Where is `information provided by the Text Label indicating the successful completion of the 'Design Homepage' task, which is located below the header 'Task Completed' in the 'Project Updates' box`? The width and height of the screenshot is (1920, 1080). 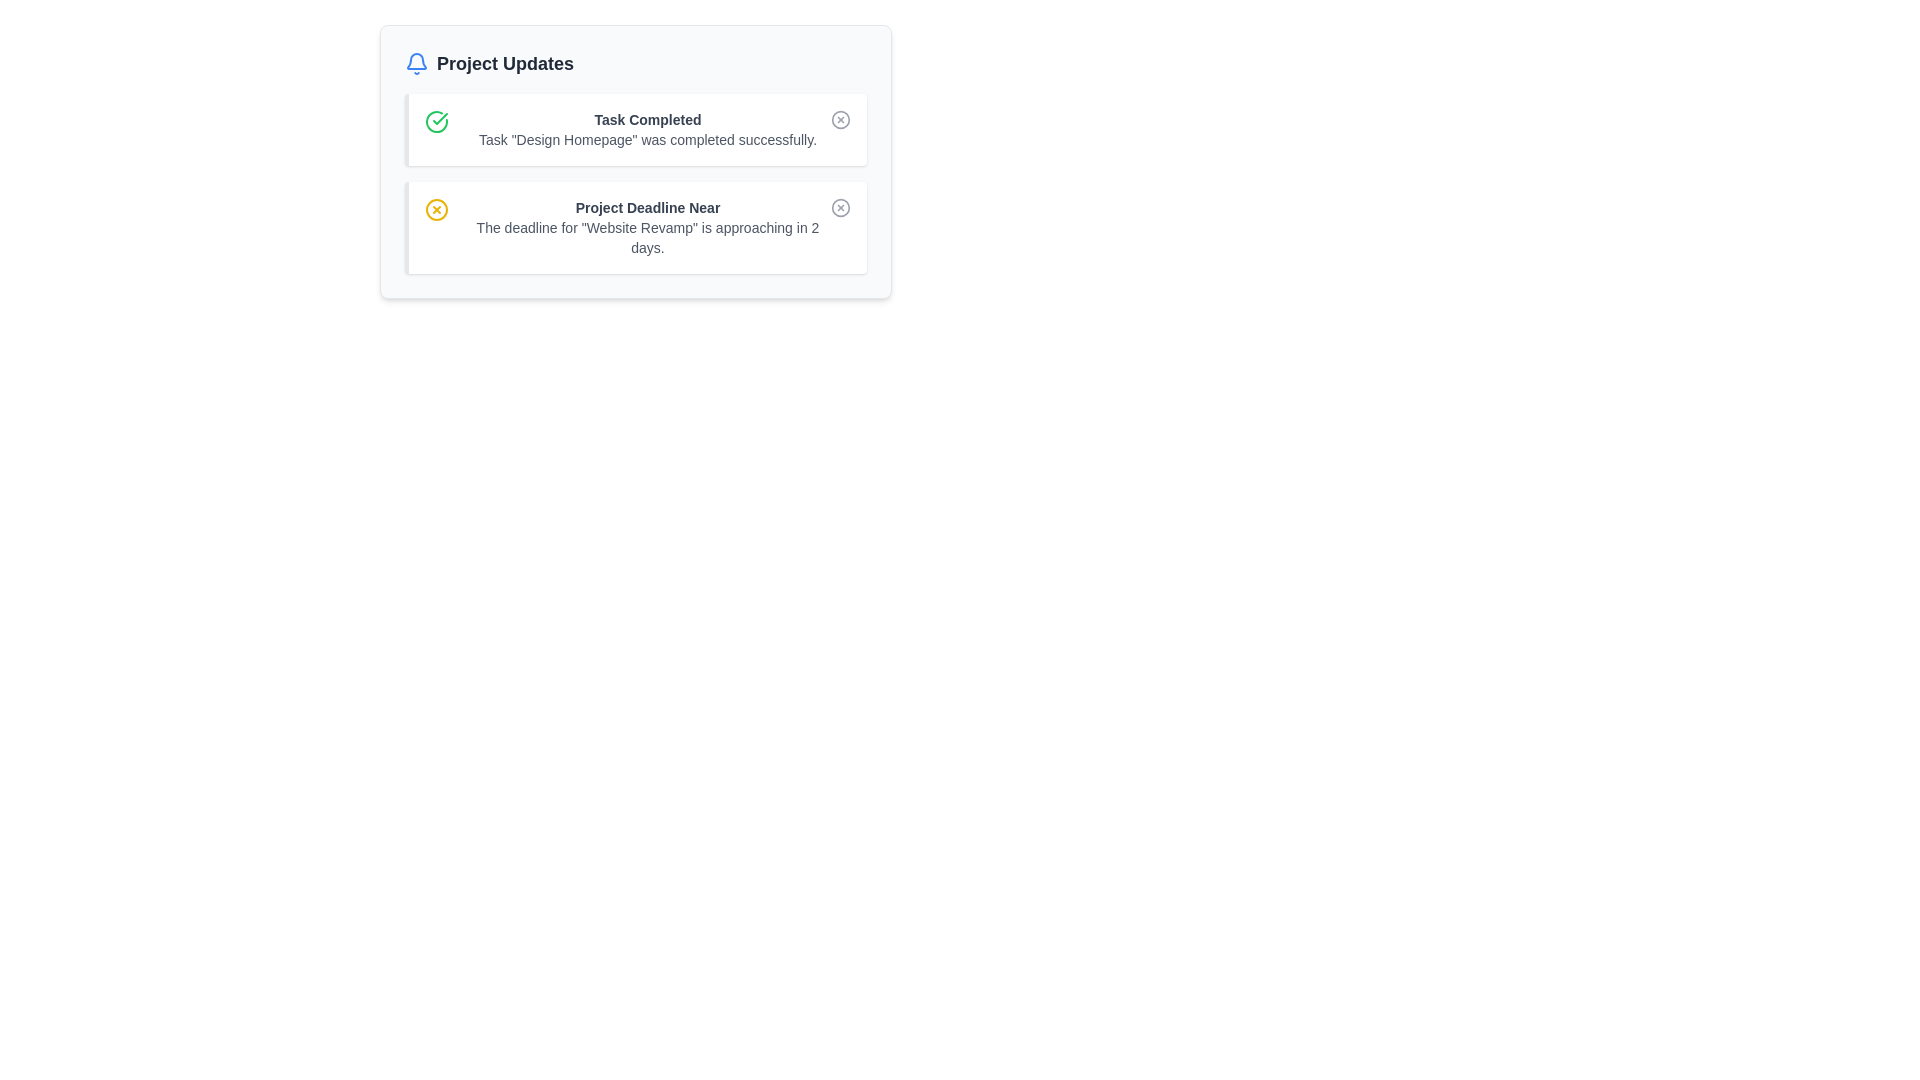 information provided by the Text Label indicating the successful completion of the 'Design Homepage' task, which is located below the header 'Task Completed' in the 'Project Updates' box is located at coordinates (648, 138).